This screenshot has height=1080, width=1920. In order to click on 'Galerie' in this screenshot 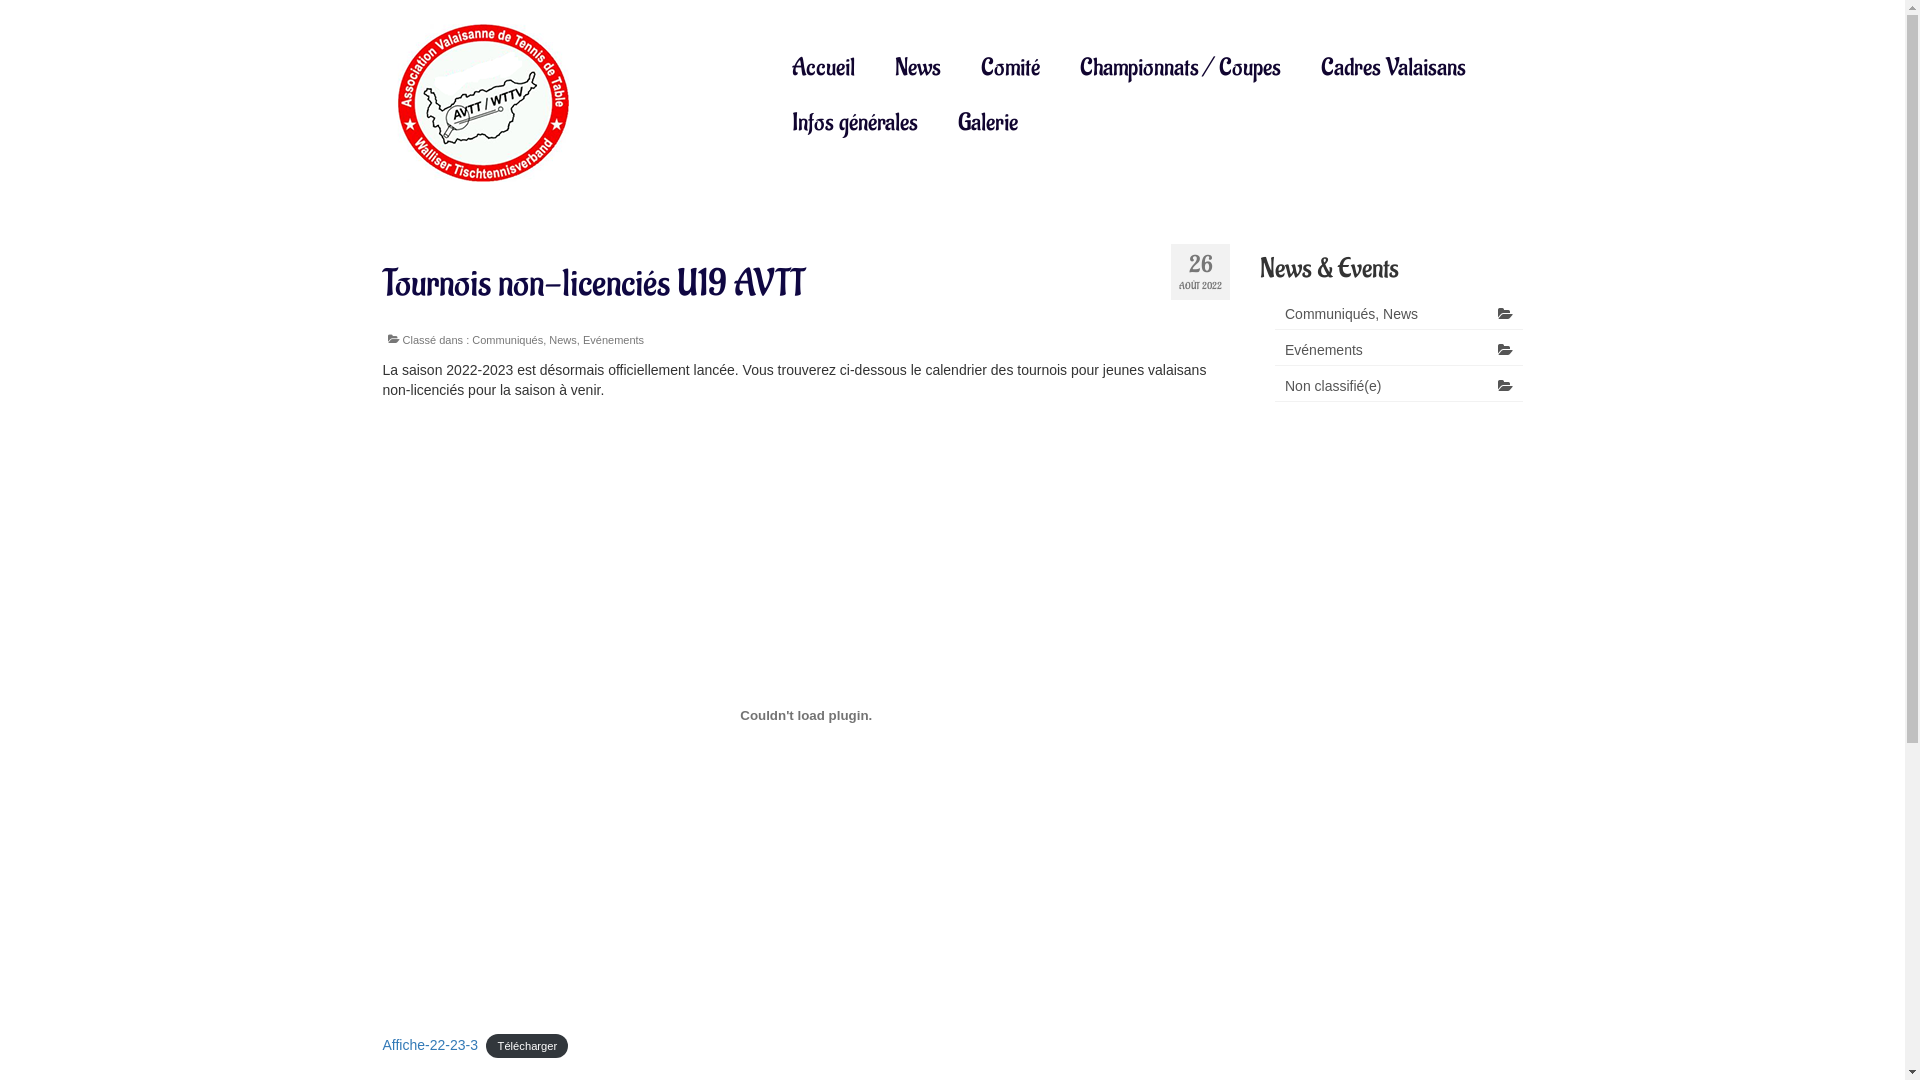, I will do `click(988, 122)`.